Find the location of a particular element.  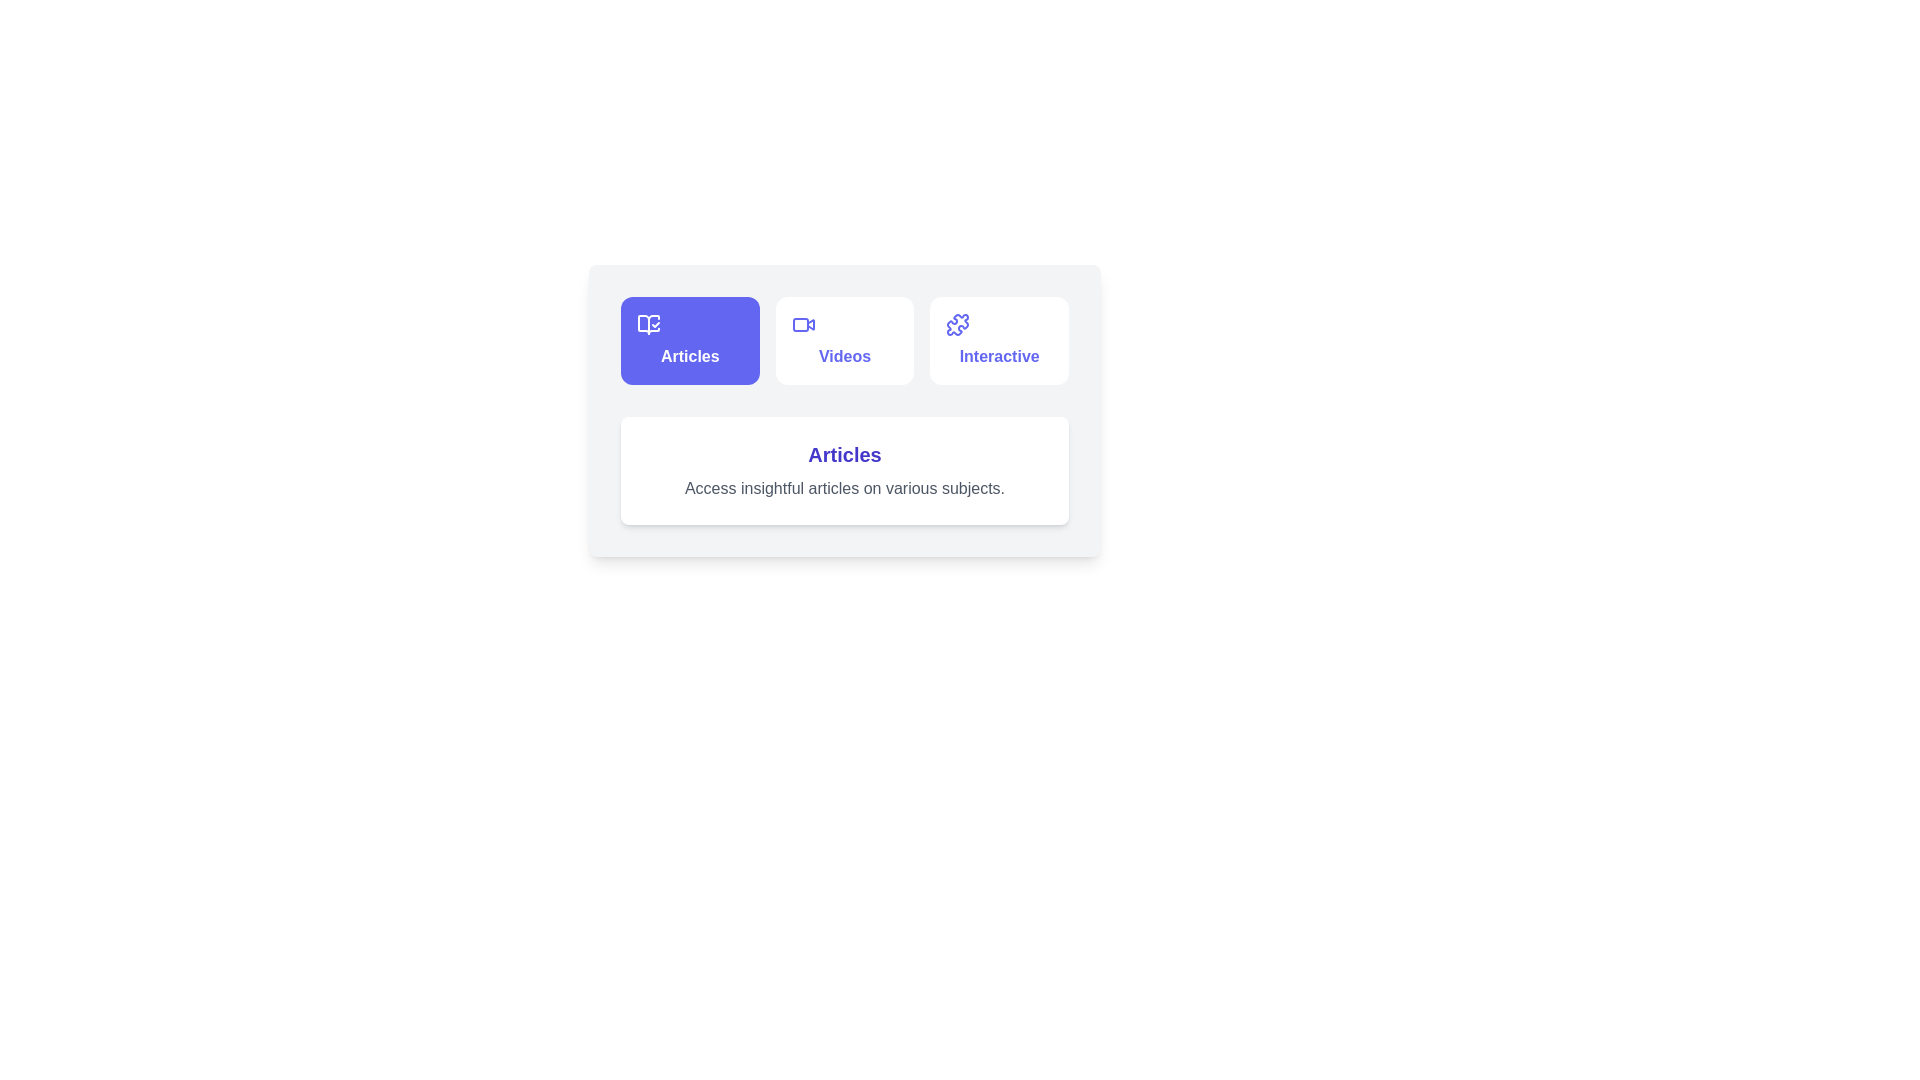

the tab button labeled 'Articles' to observe the hover effect is located at coordinates (690, 339).